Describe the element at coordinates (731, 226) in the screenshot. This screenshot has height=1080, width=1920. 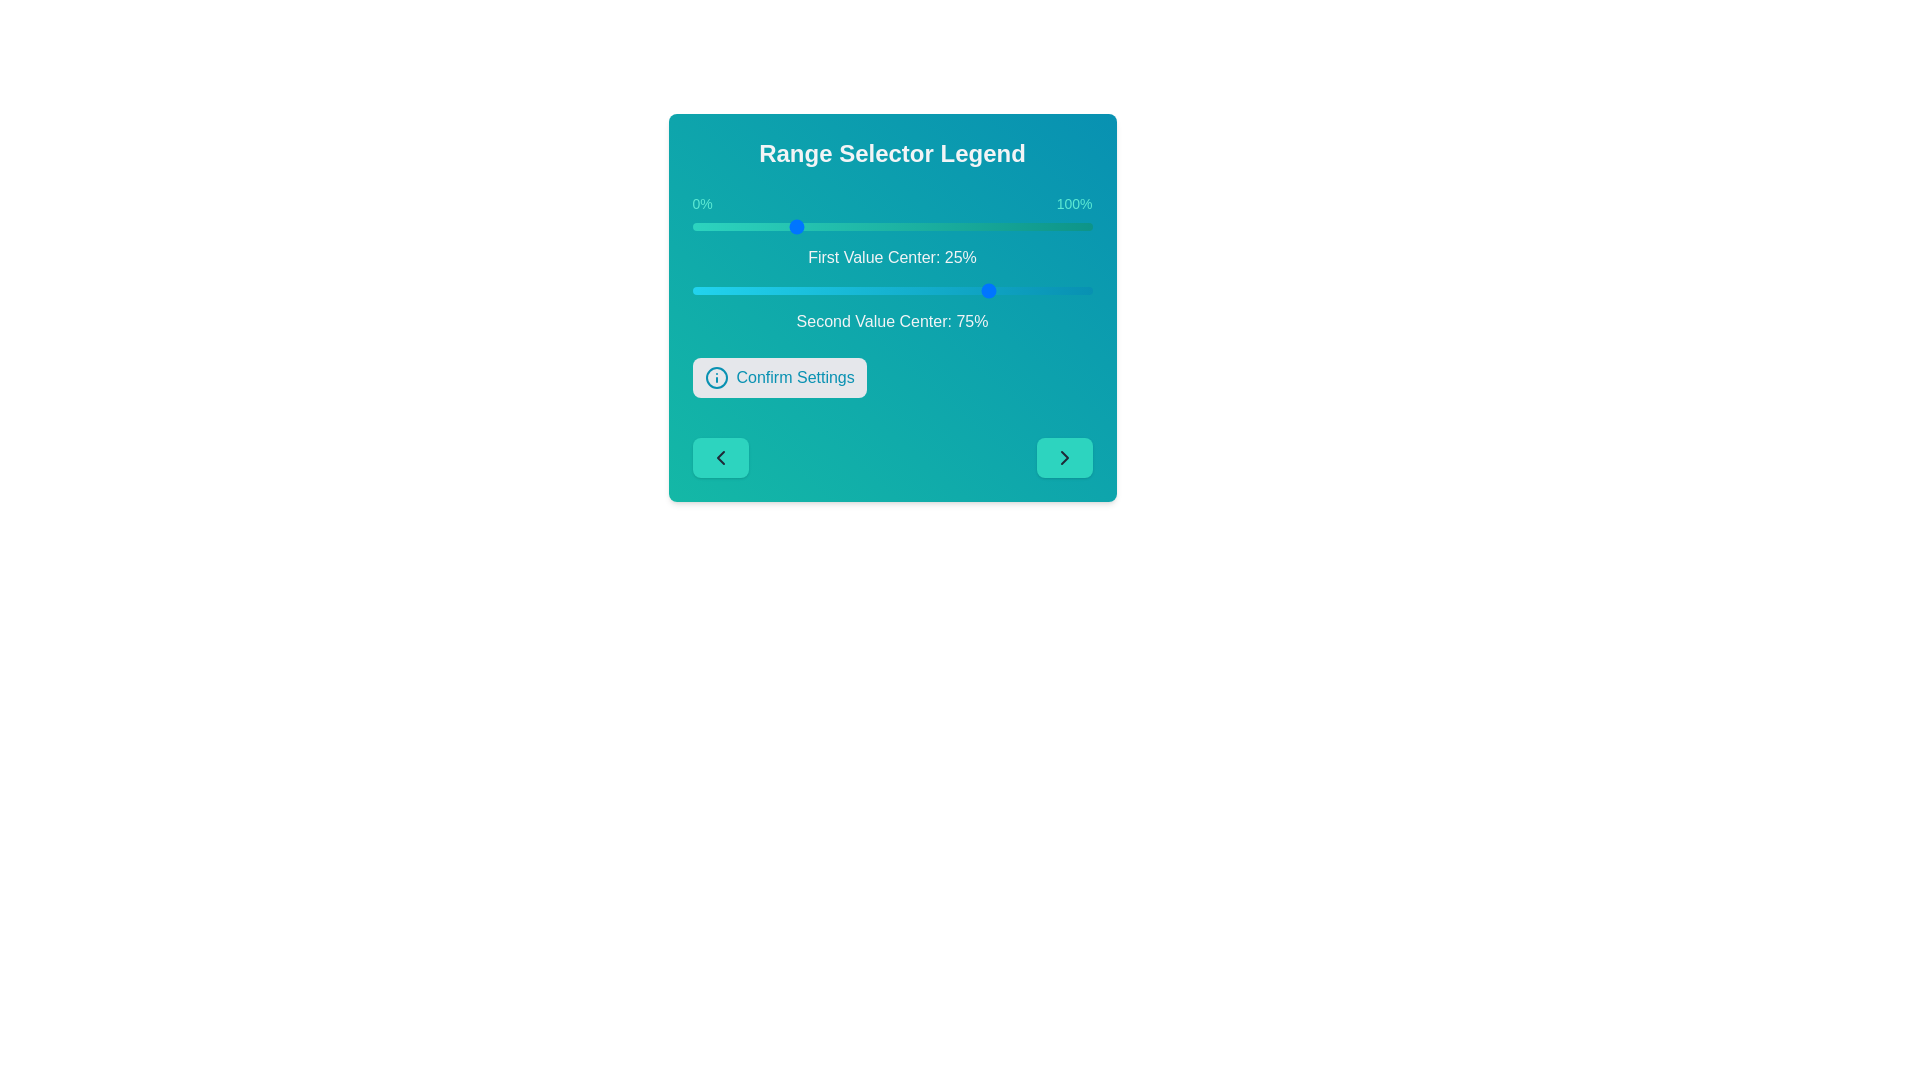
I see `the slider value` at that location.